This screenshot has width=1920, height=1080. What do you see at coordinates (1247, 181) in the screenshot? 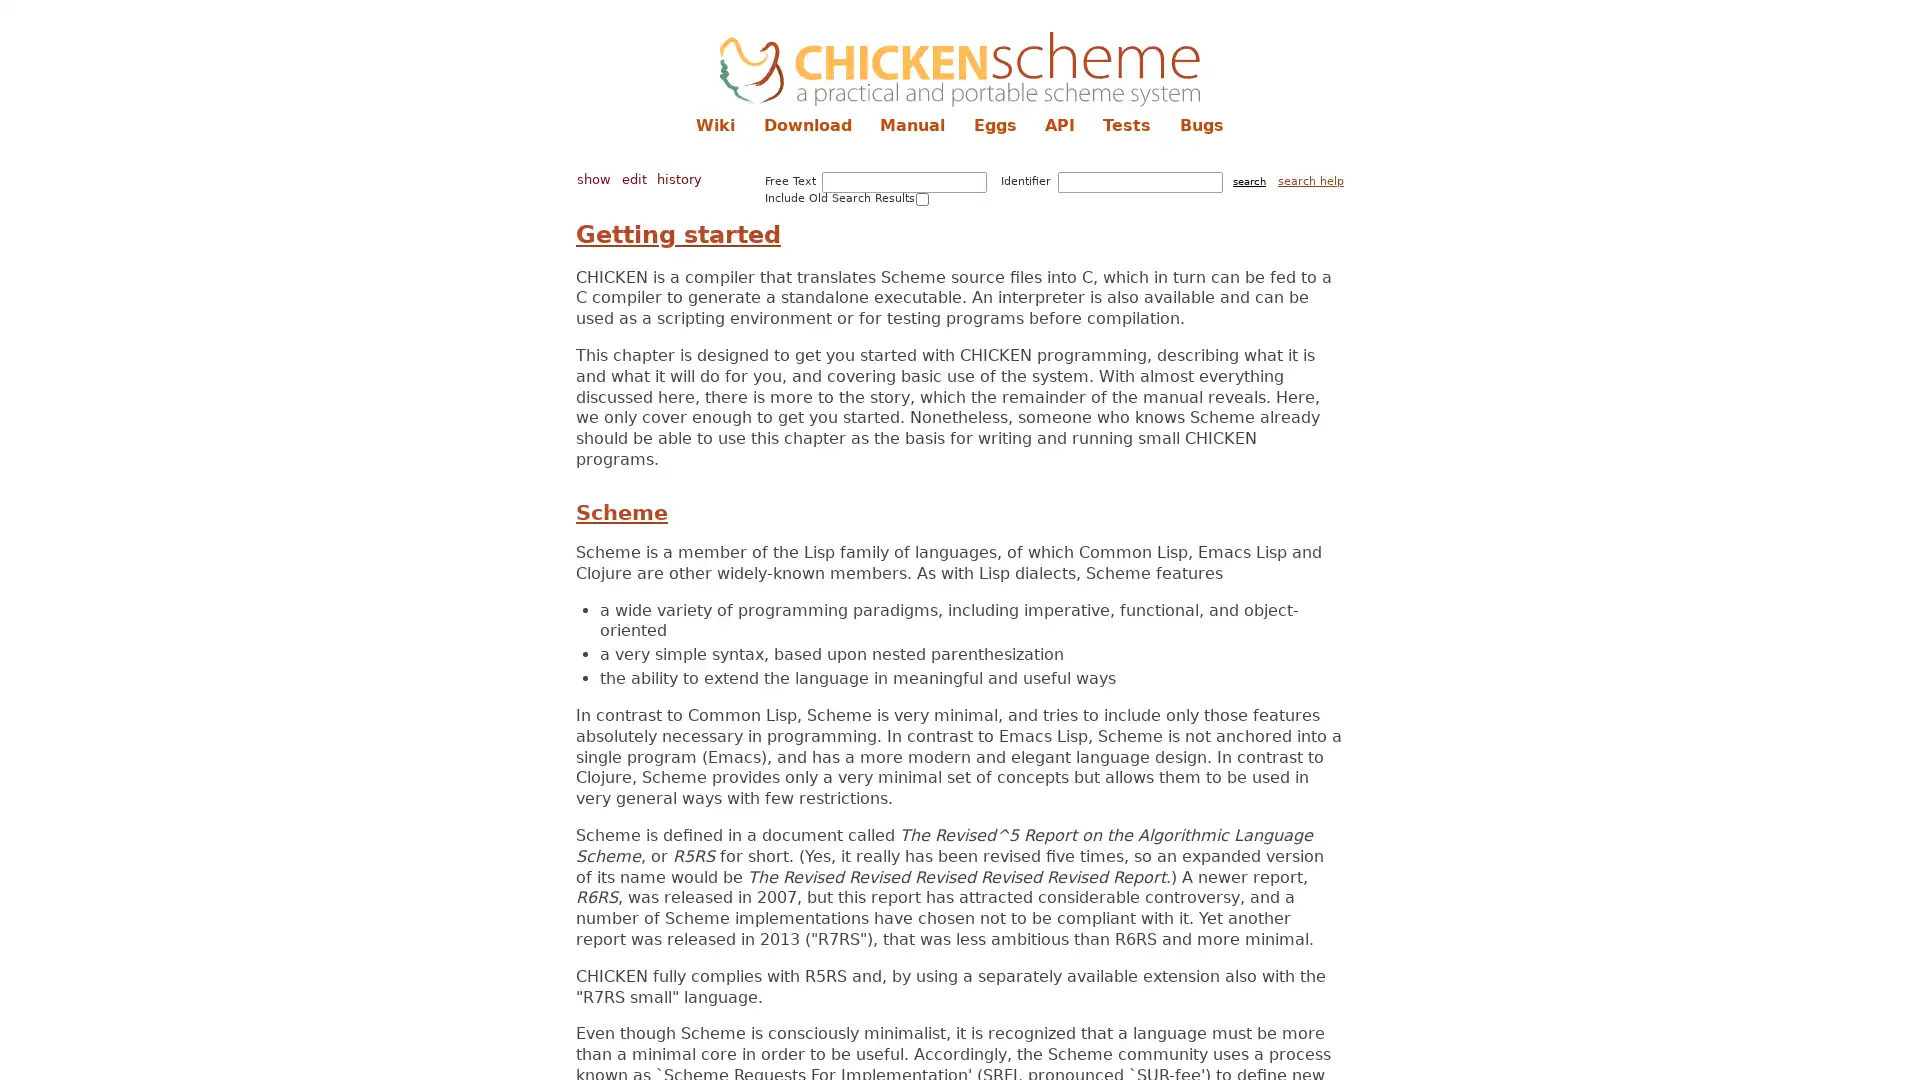
I see `search` at bounding box center [1247, 181].